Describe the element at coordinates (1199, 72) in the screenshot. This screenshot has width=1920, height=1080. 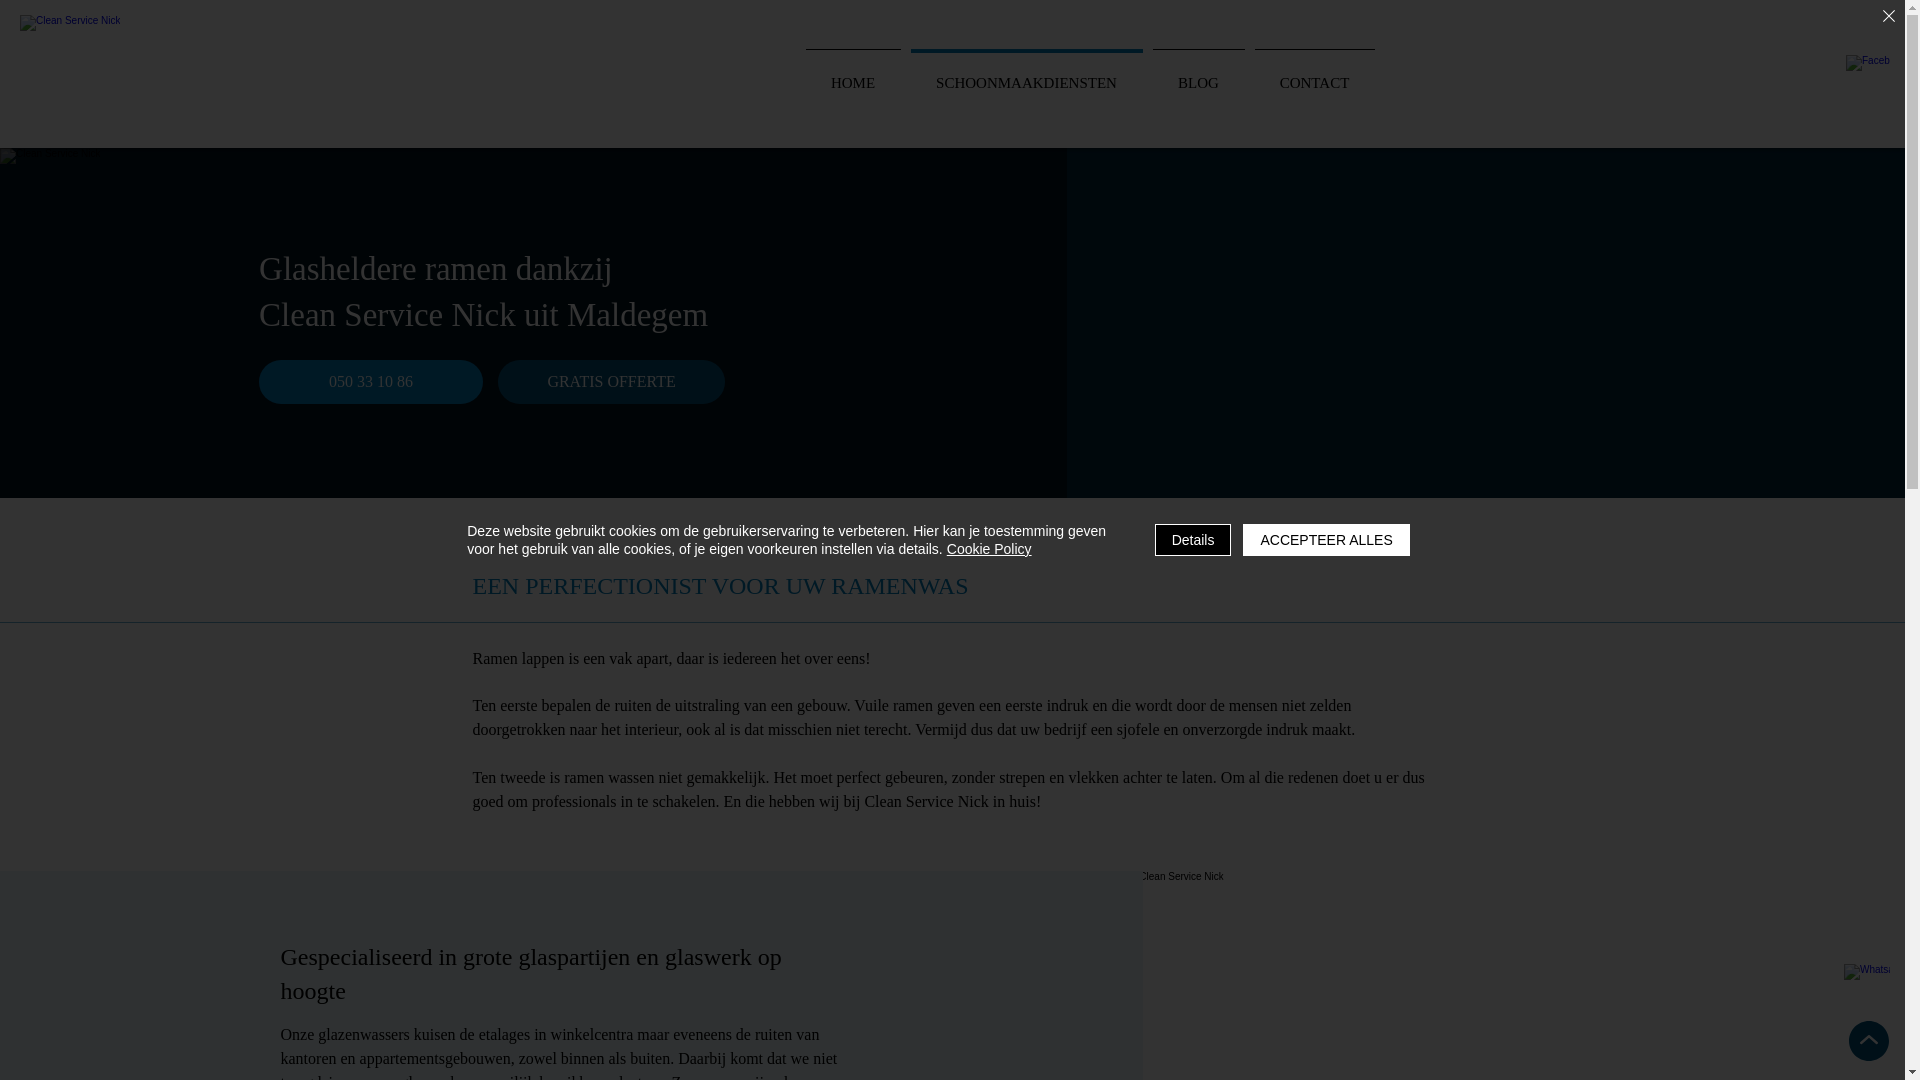
I see `'BLOG'` at that location.